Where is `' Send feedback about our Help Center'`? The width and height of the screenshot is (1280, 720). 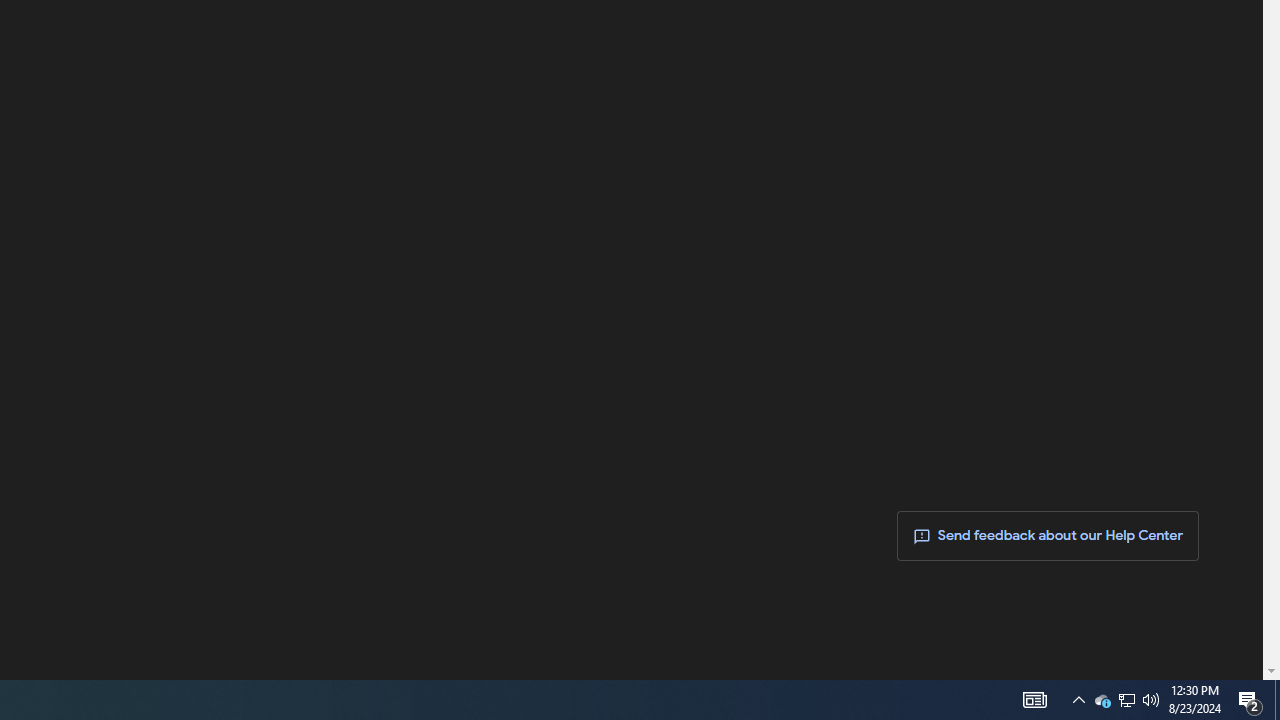
' Send feedback about our Help Center' is located at coordinates (1047, 535).